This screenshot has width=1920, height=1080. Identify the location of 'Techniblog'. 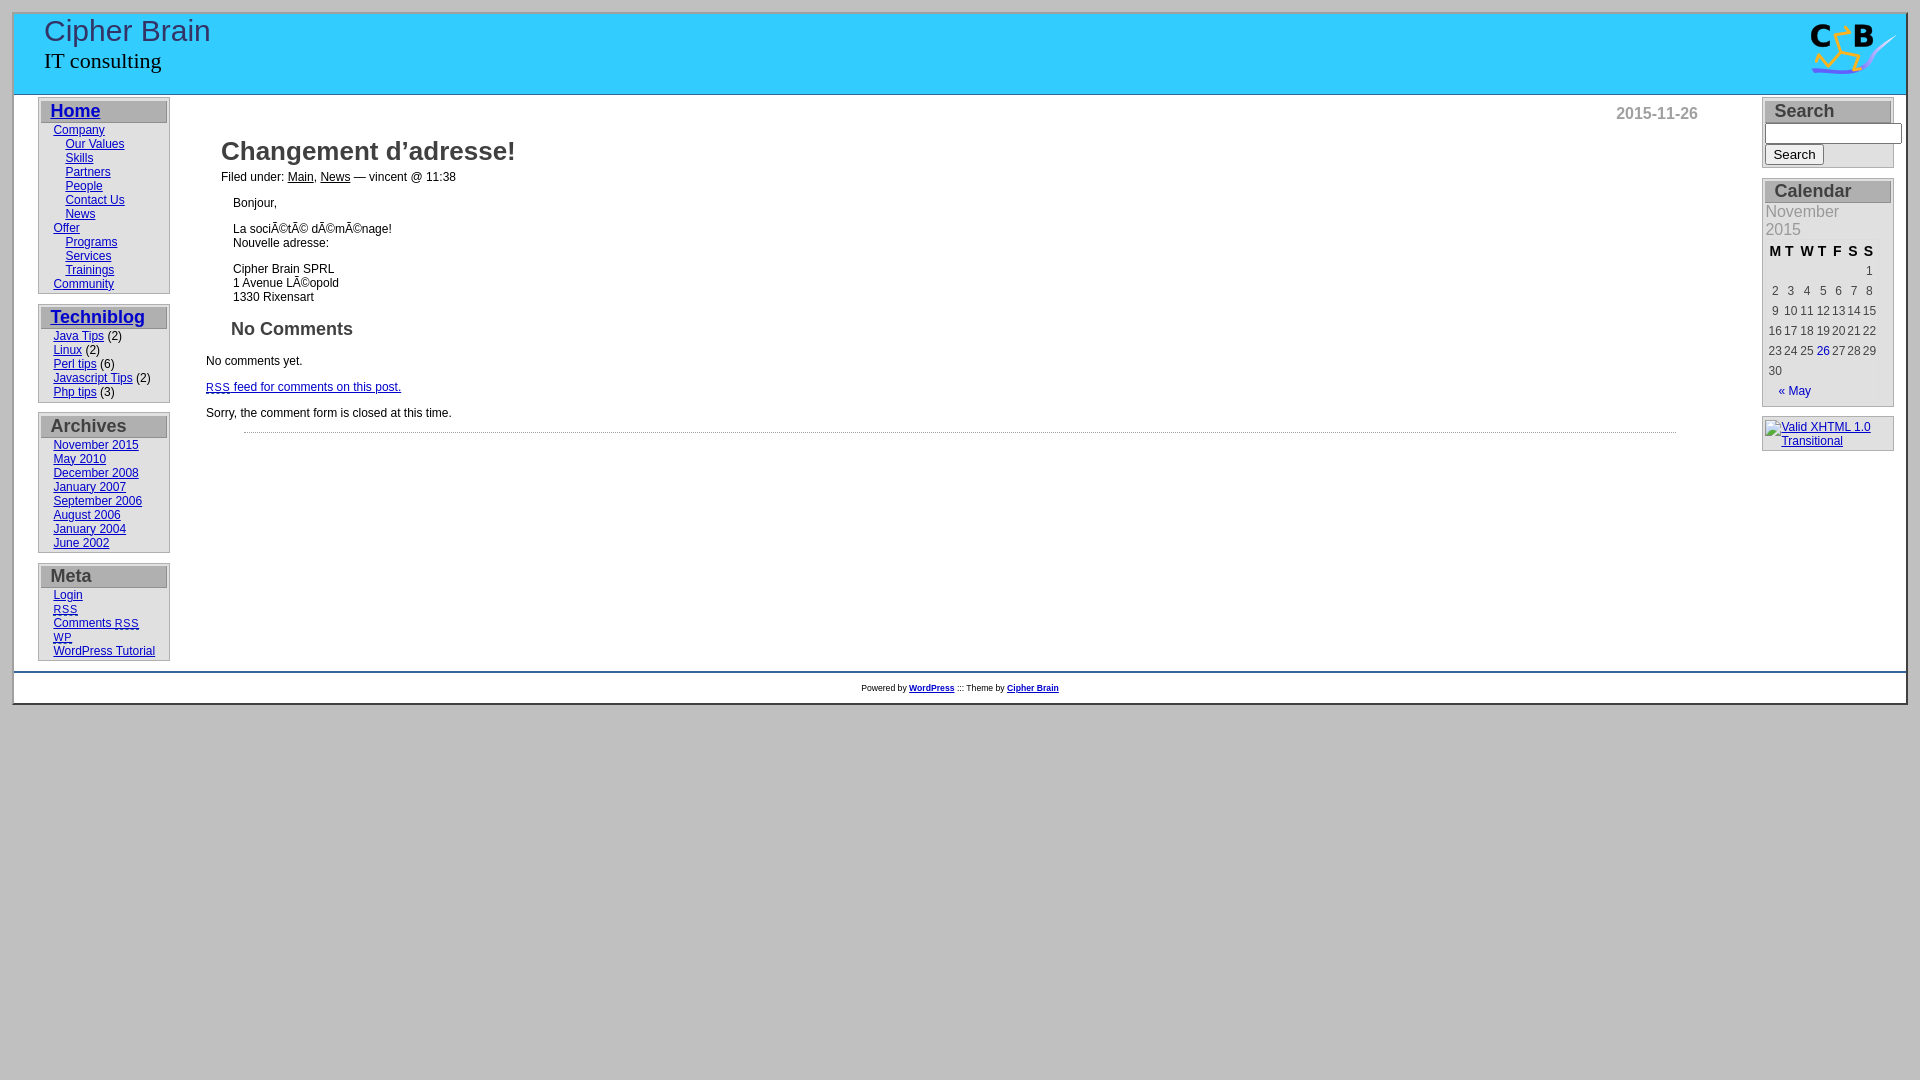
(96, 315).